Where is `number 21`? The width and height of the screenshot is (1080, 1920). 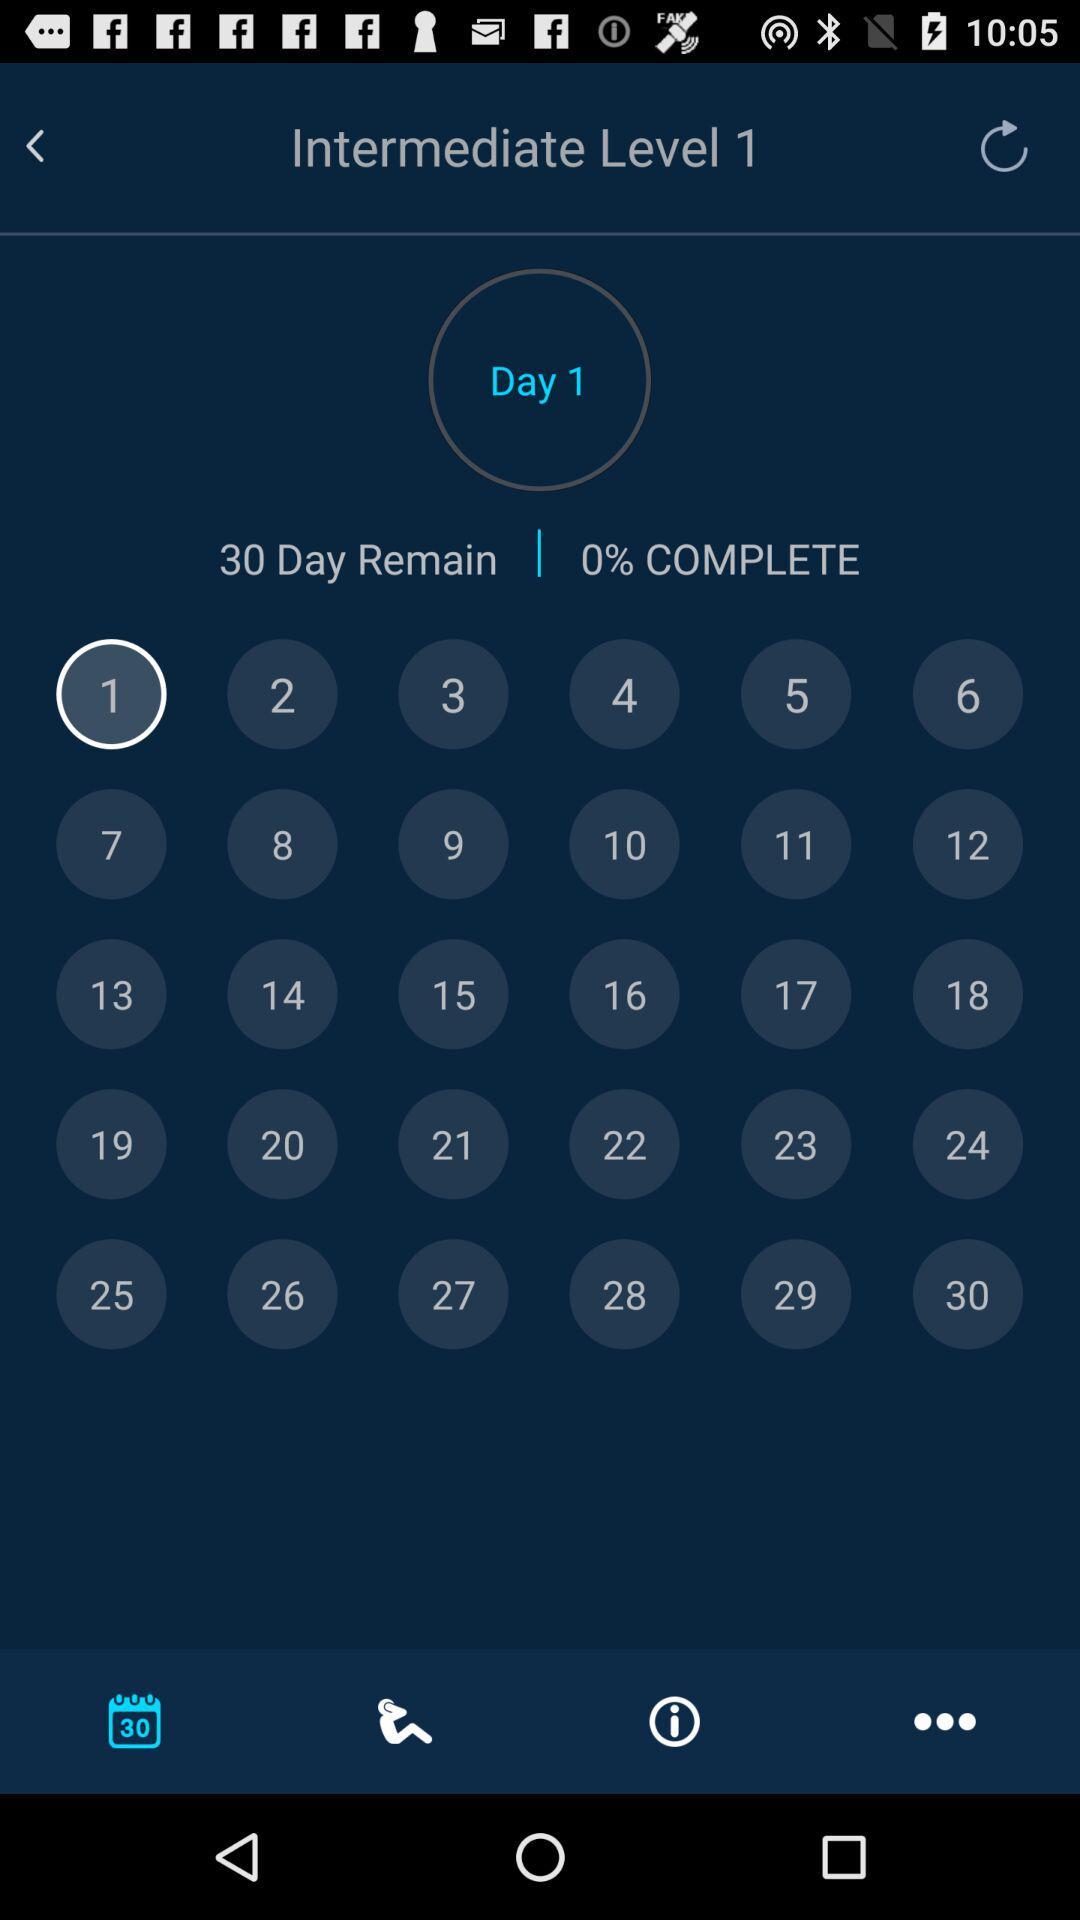 number 21 is located at coordinates (453, 1144).